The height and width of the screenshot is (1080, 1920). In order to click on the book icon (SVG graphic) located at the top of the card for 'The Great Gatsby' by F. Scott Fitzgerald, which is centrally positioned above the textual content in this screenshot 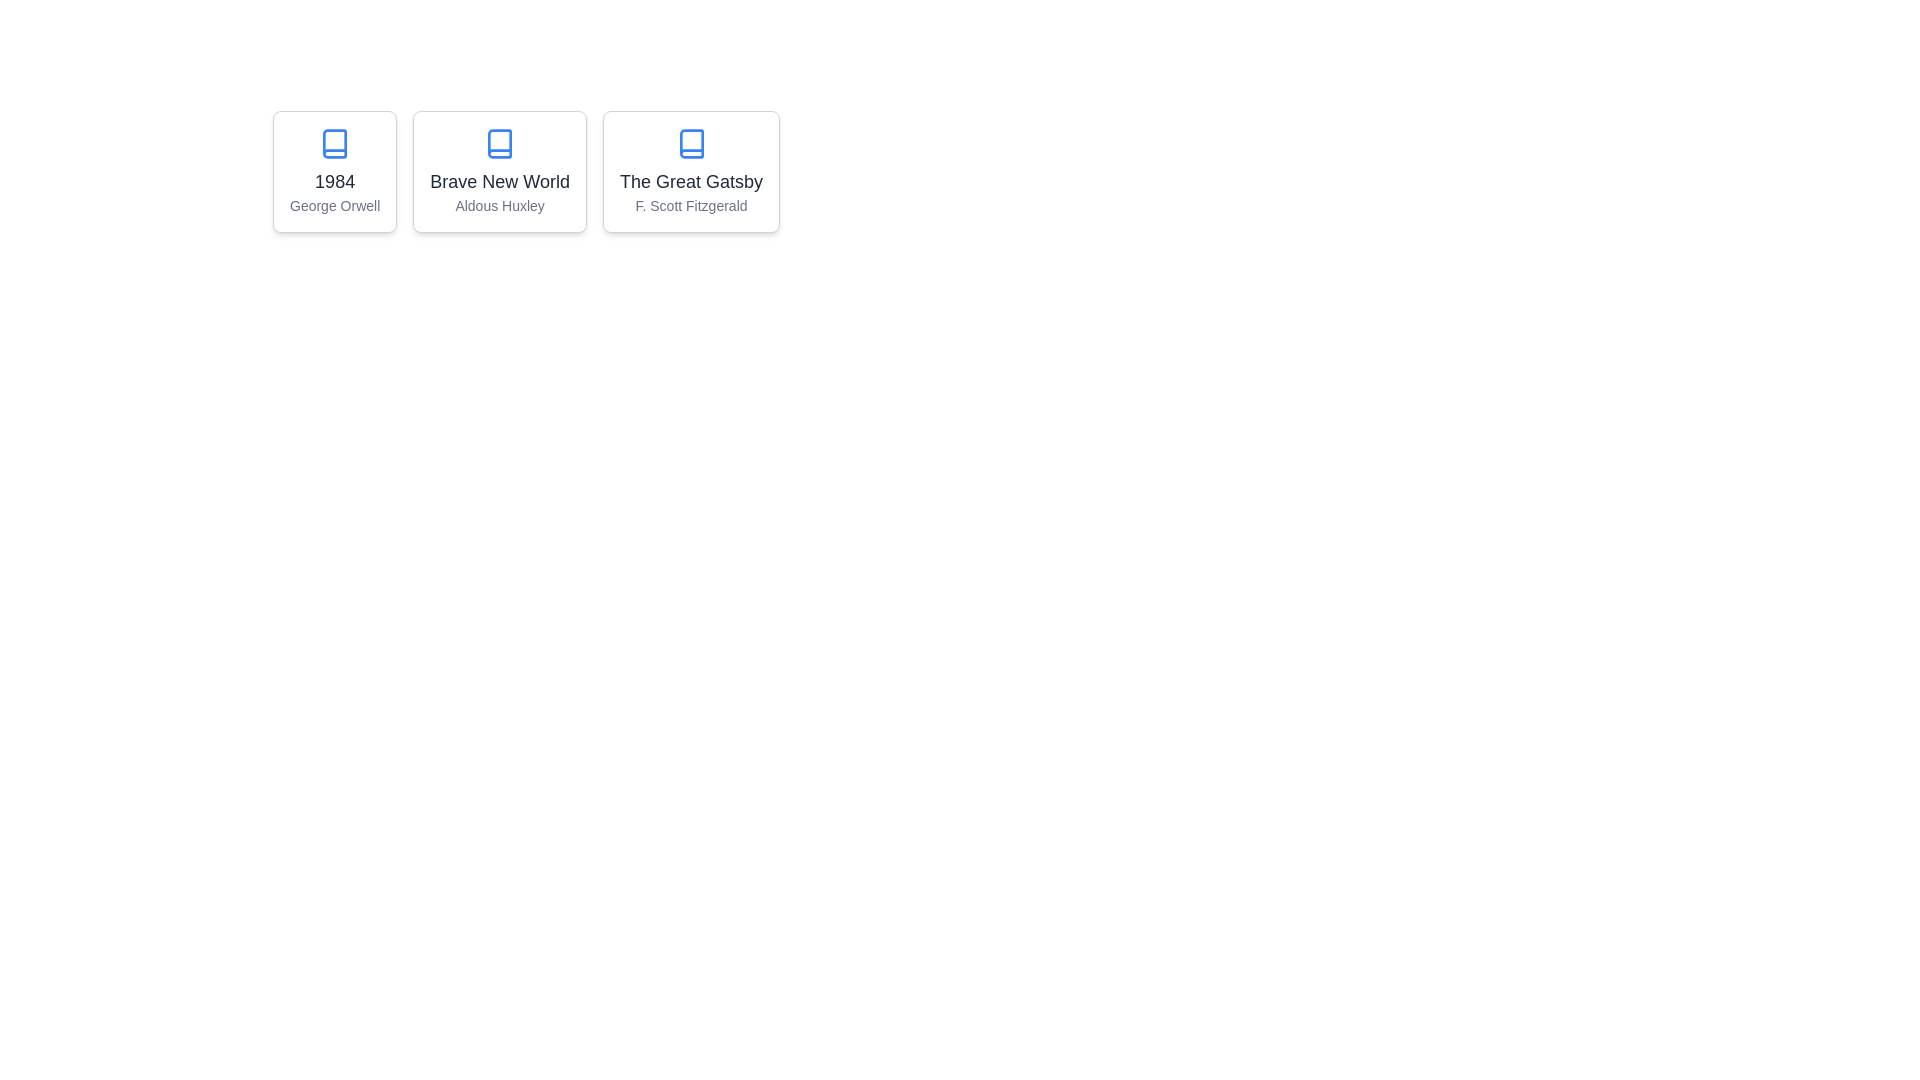, I will do `click(691, 142)`.